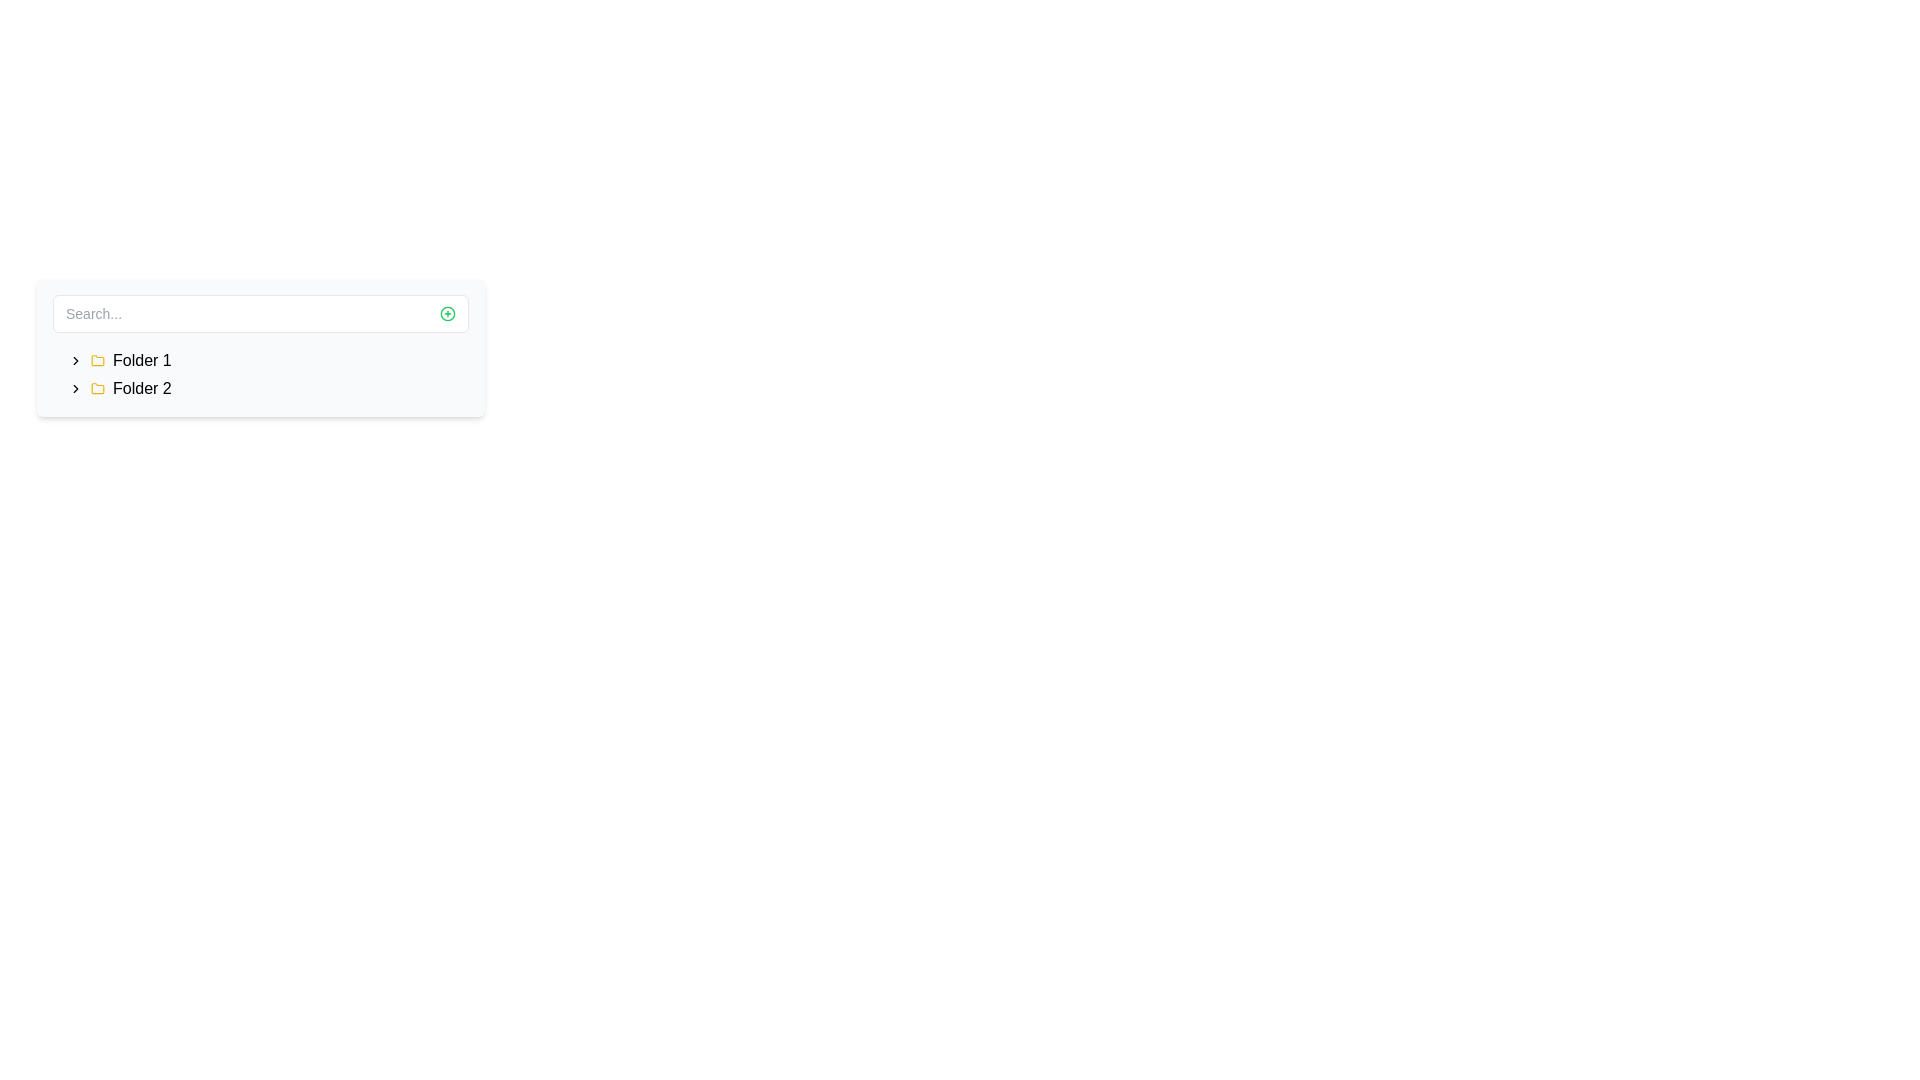  Describe the element at coordinates (141, 361) in the screenshot. I see `the text label for 'Folder 1'` at that location.